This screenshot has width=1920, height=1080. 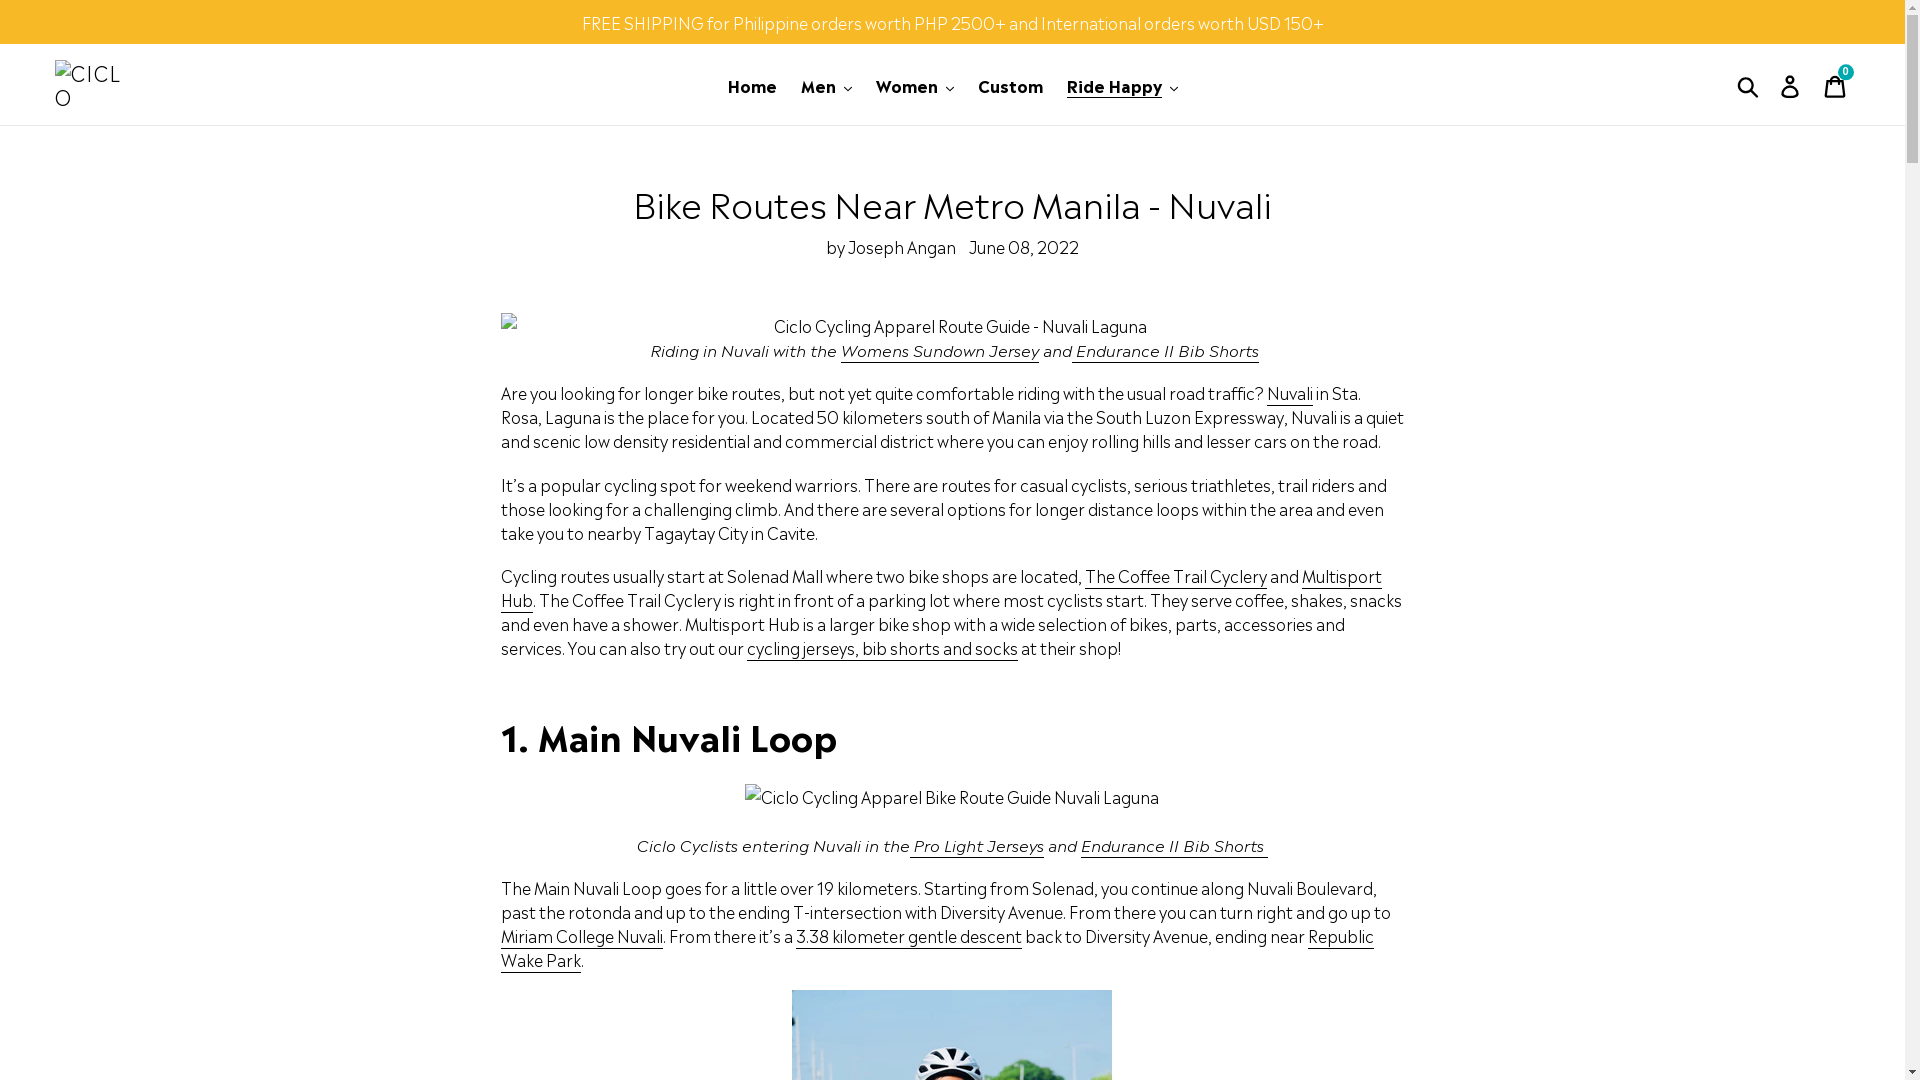 What do you see at coordinates (977, 844) in the screenshot?
I see `'Pro Light Jerseys'` at bounding box center [977, 844].